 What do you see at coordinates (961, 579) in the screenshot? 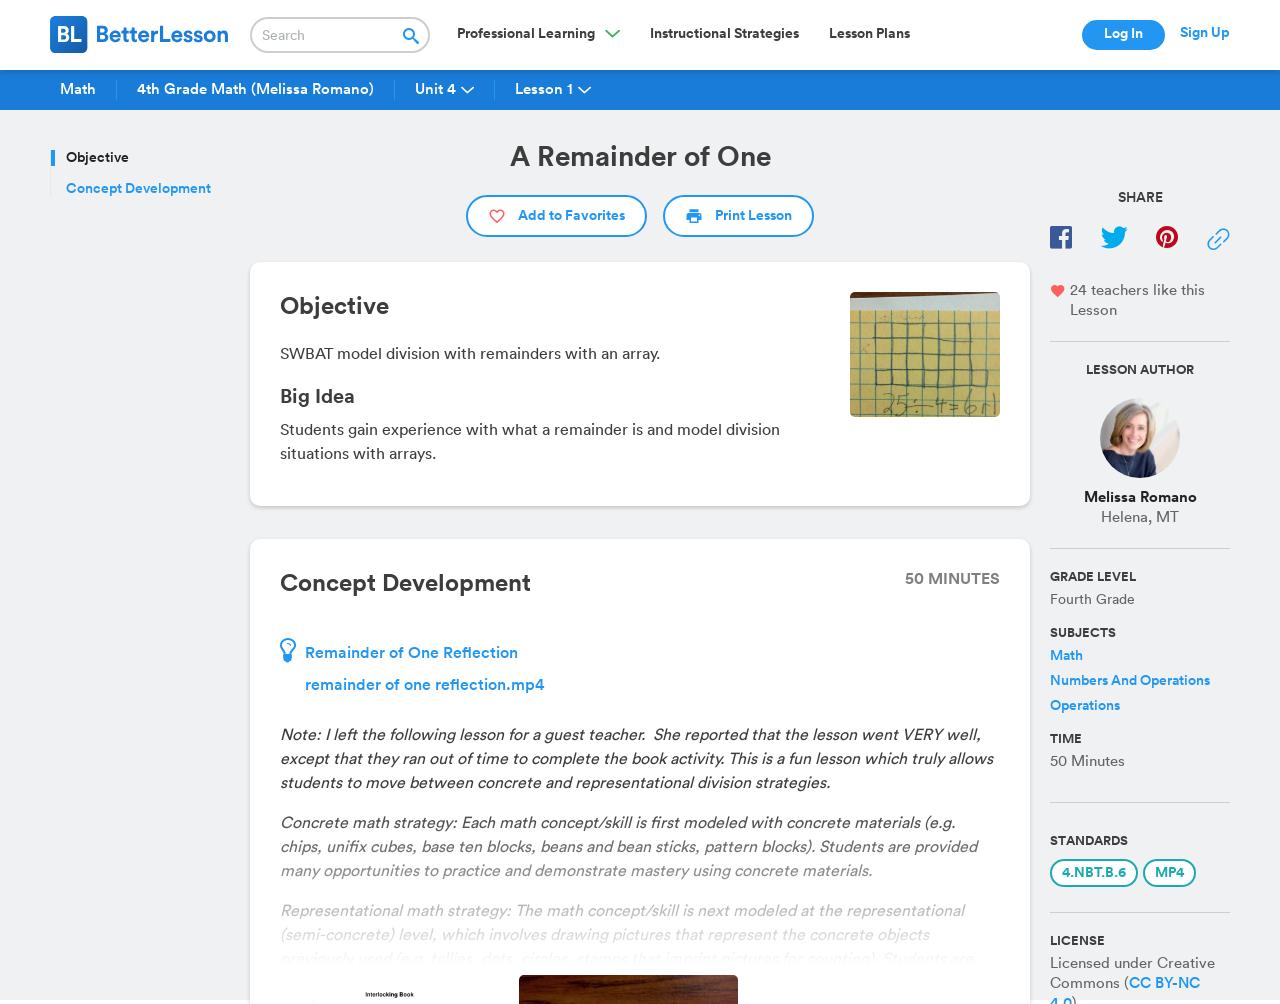
I see `'minutes'` at bounding box center [961, 579].